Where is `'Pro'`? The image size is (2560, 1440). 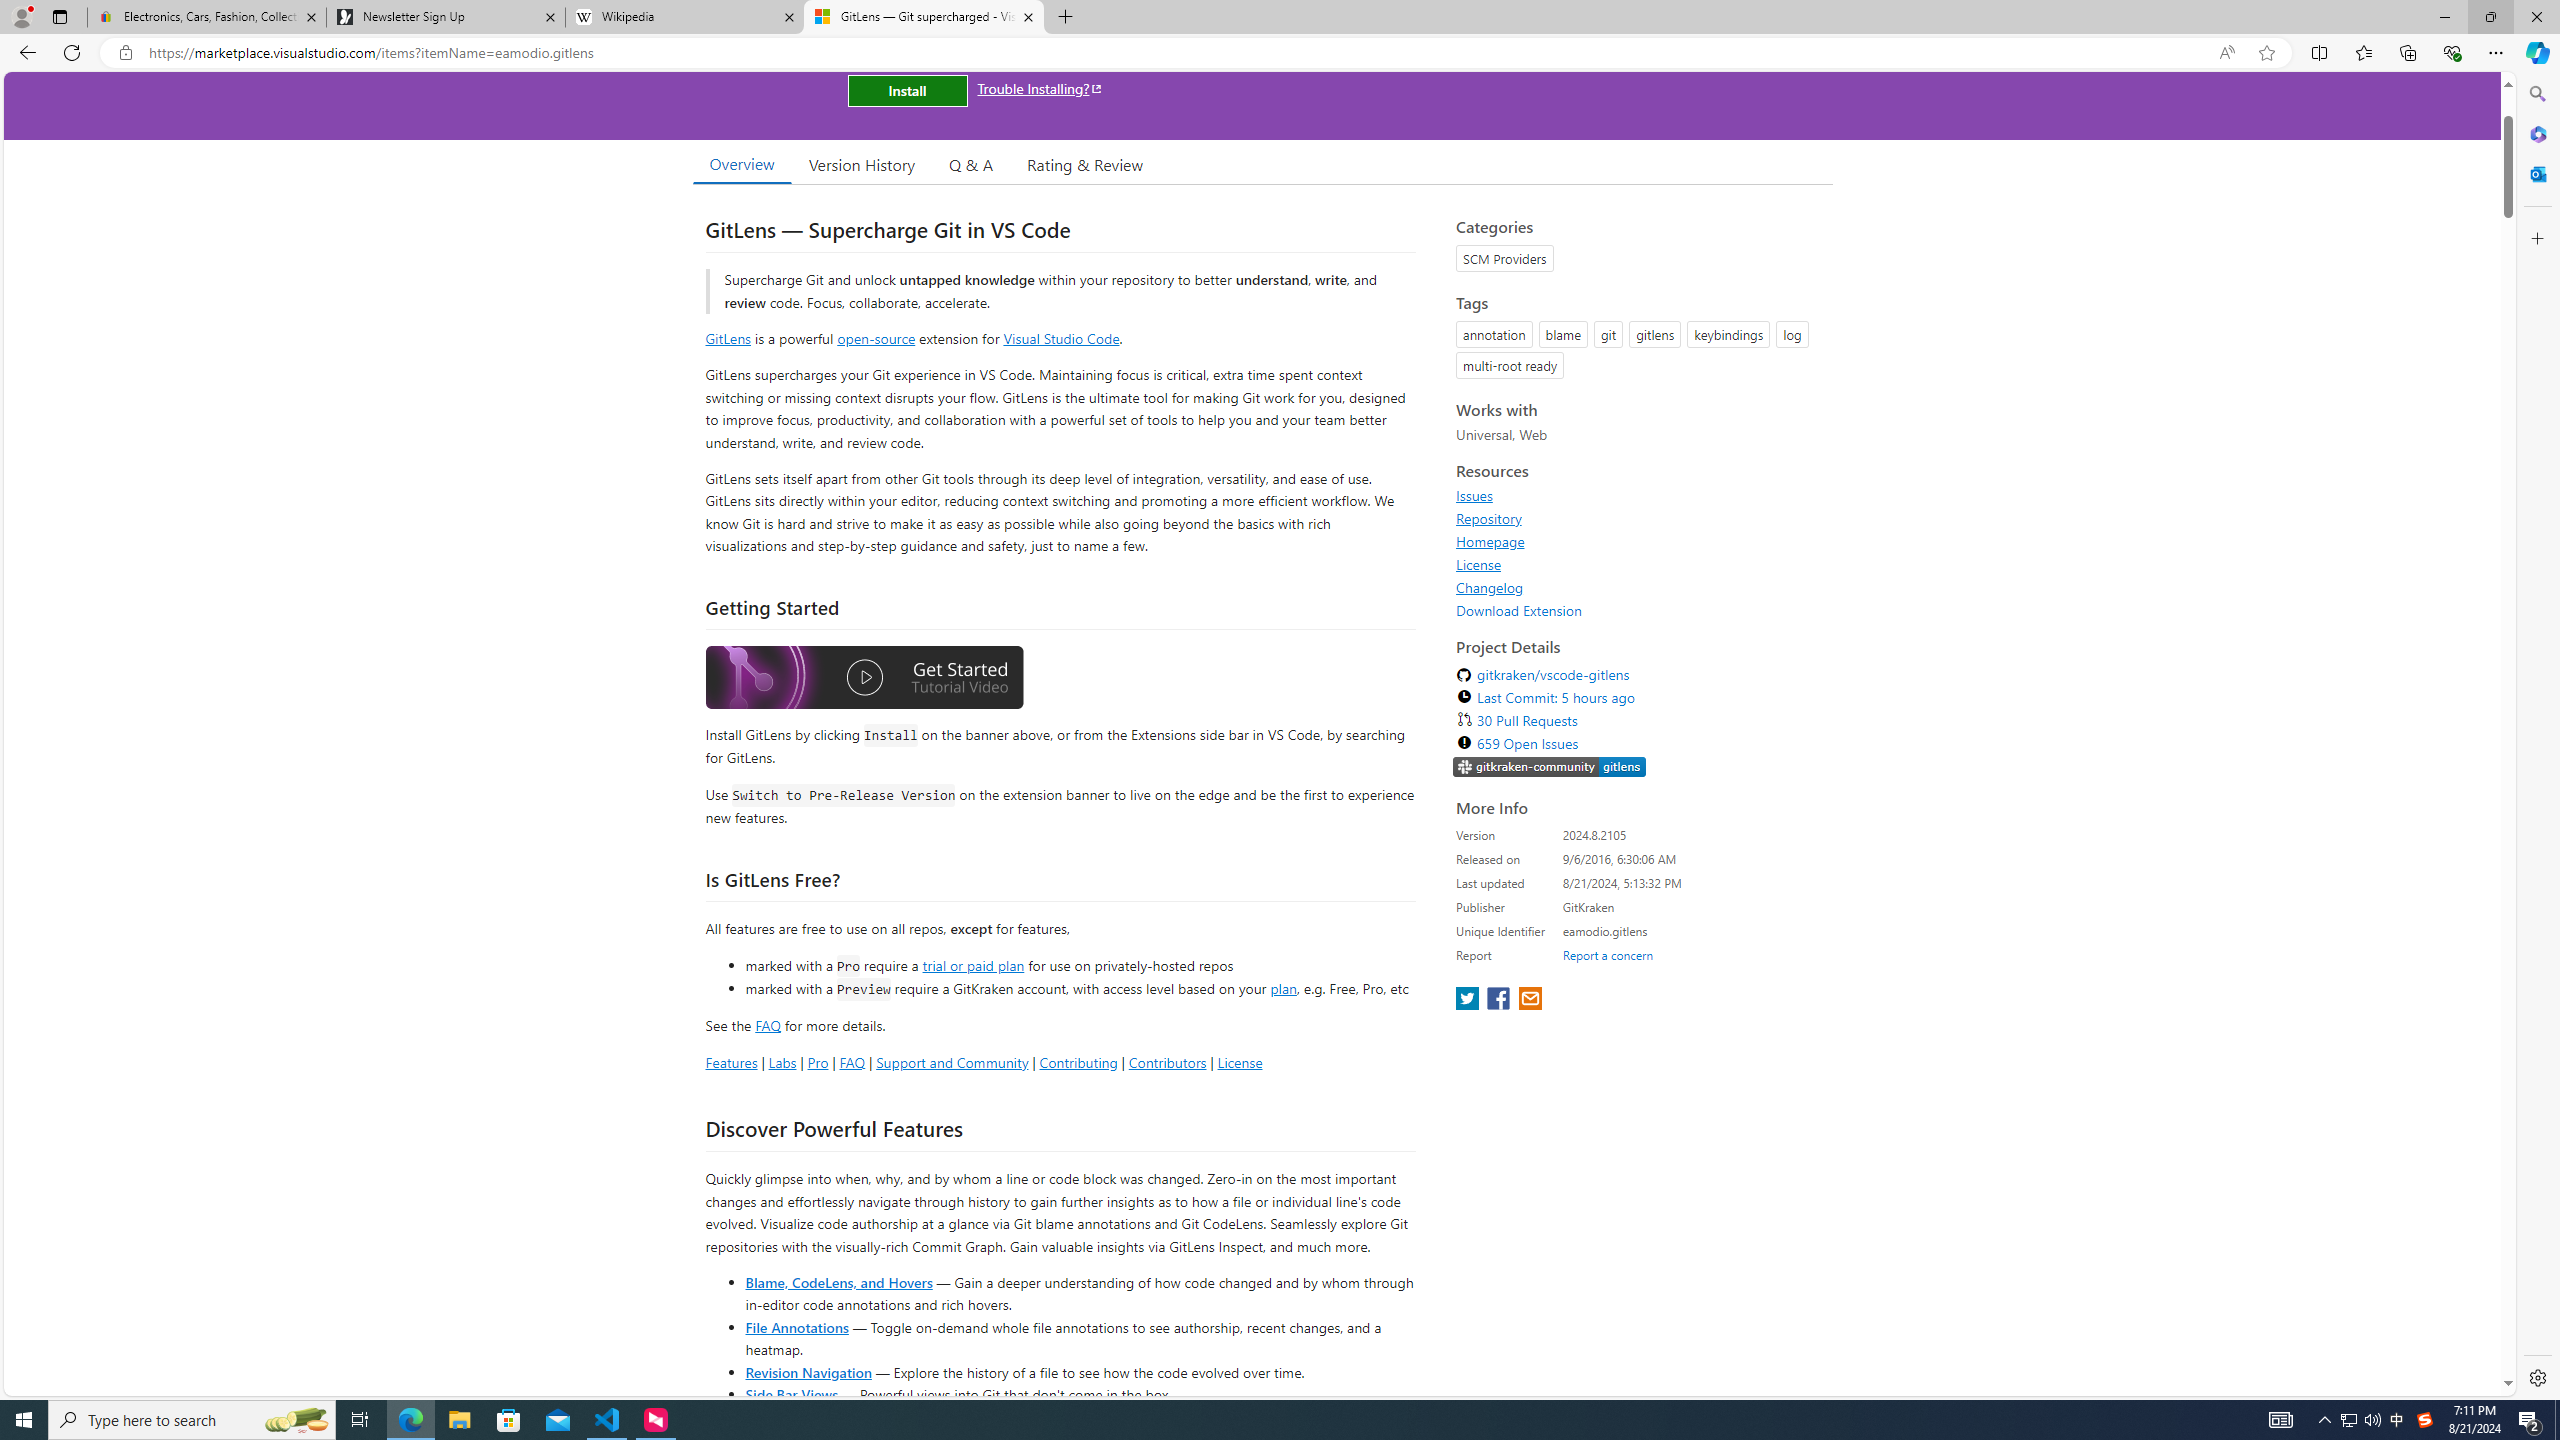 'Pro' is located at coordinates (816, 1061).